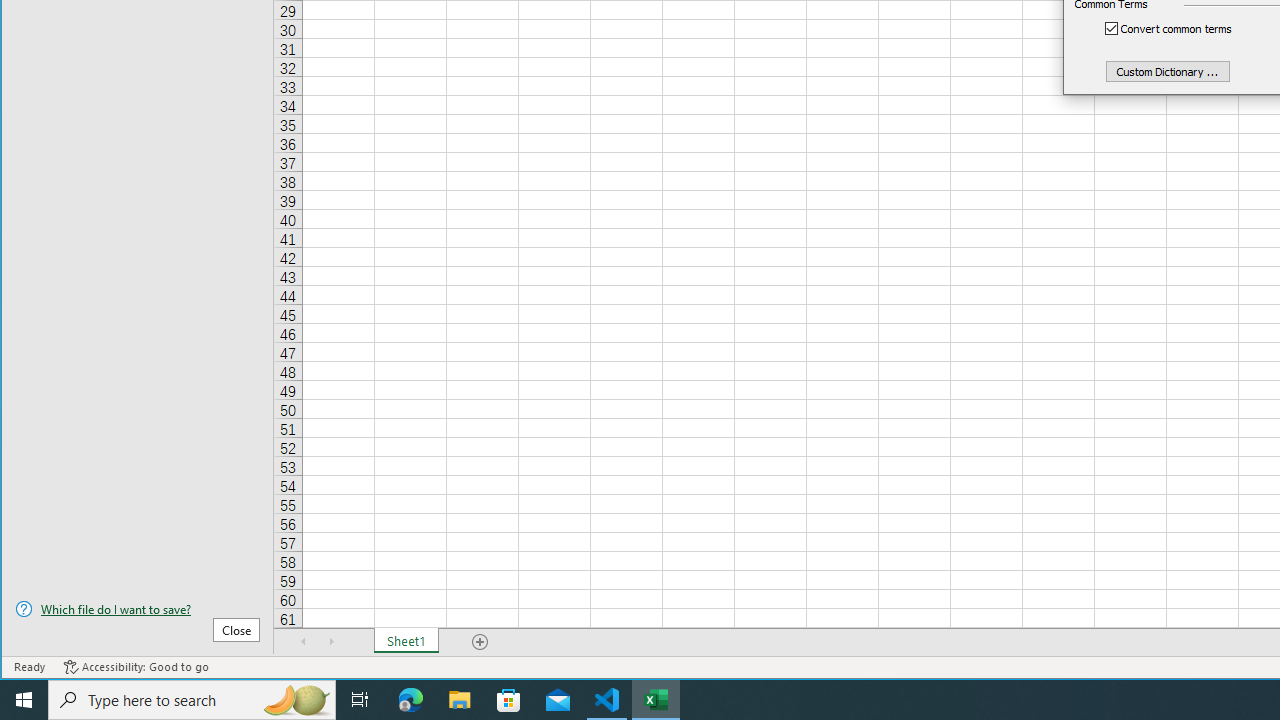  I want to click on 'Type here to search', so click(192, 698).